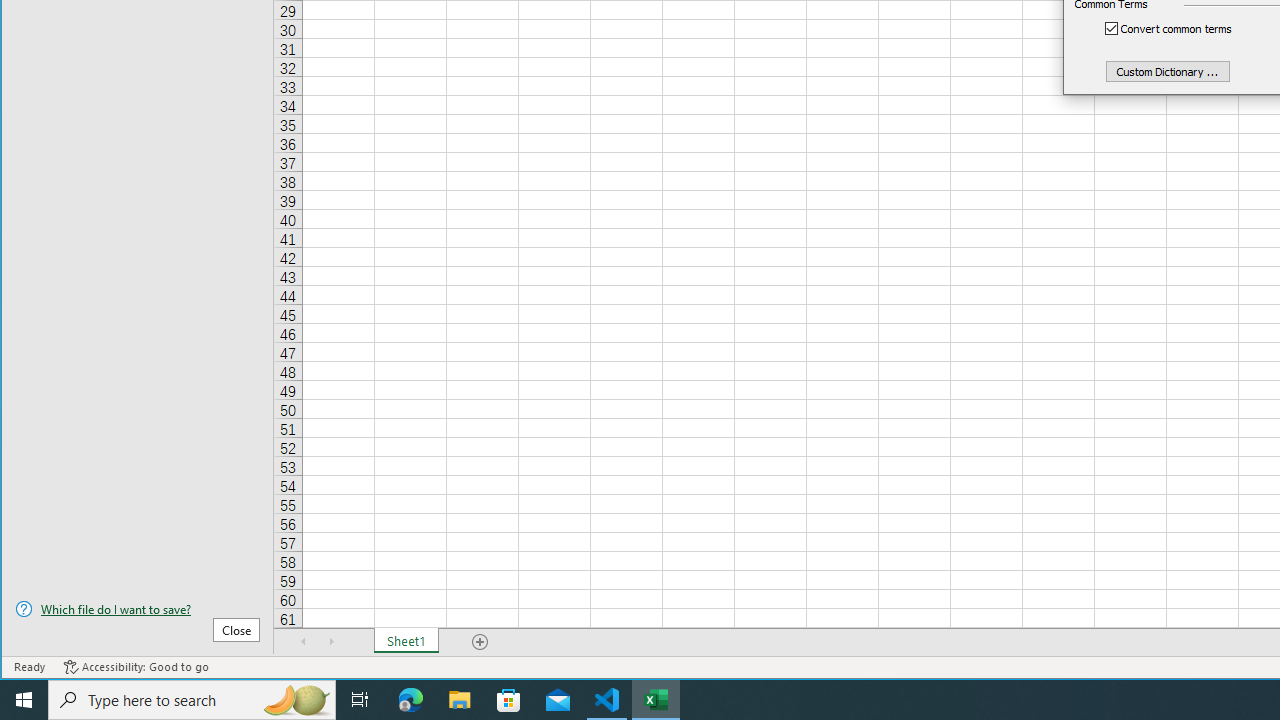  I want to click on 'Type here to search', so click(192, 698).